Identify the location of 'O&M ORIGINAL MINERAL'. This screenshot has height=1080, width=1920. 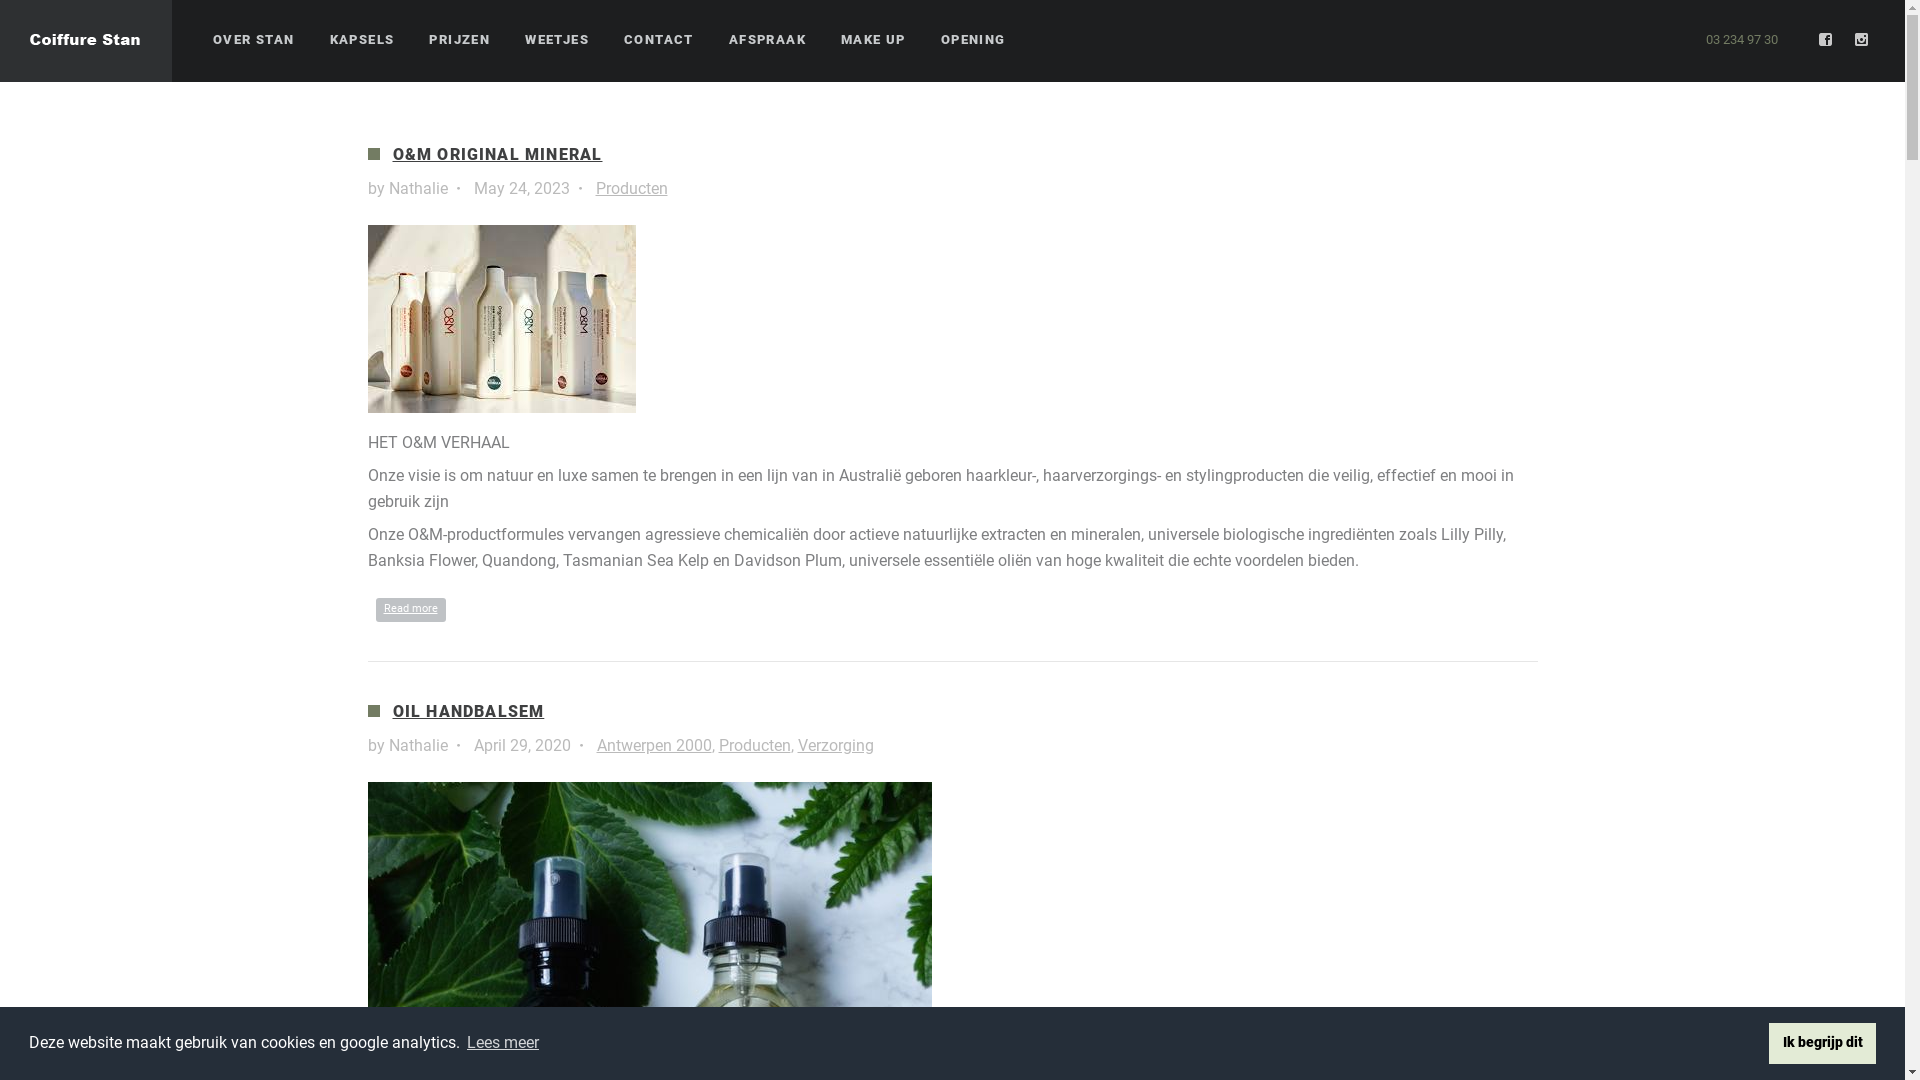
(497, 153).